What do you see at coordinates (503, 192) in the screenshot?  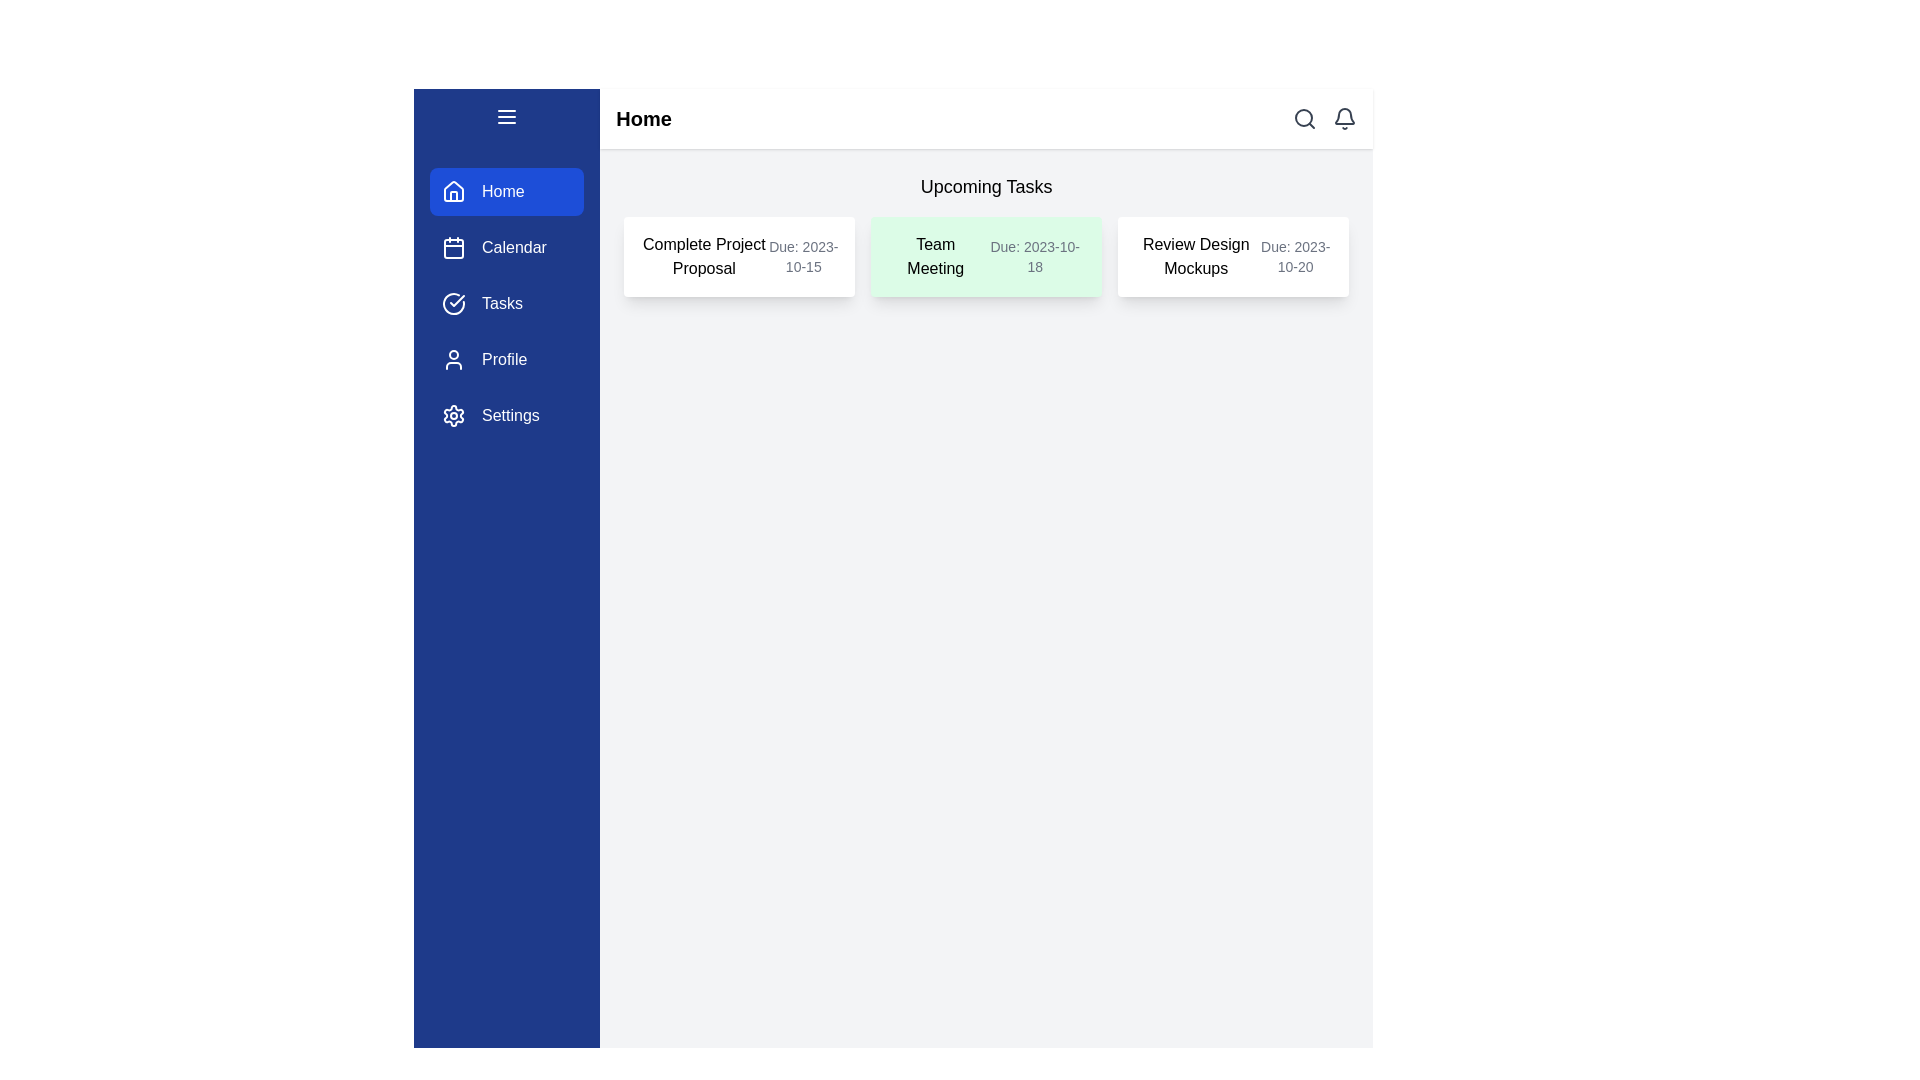 I see `the 'Home' text label in the vertical sidebar navigation, which indicates the current active section of the menu` at bounding box center [503, 192].